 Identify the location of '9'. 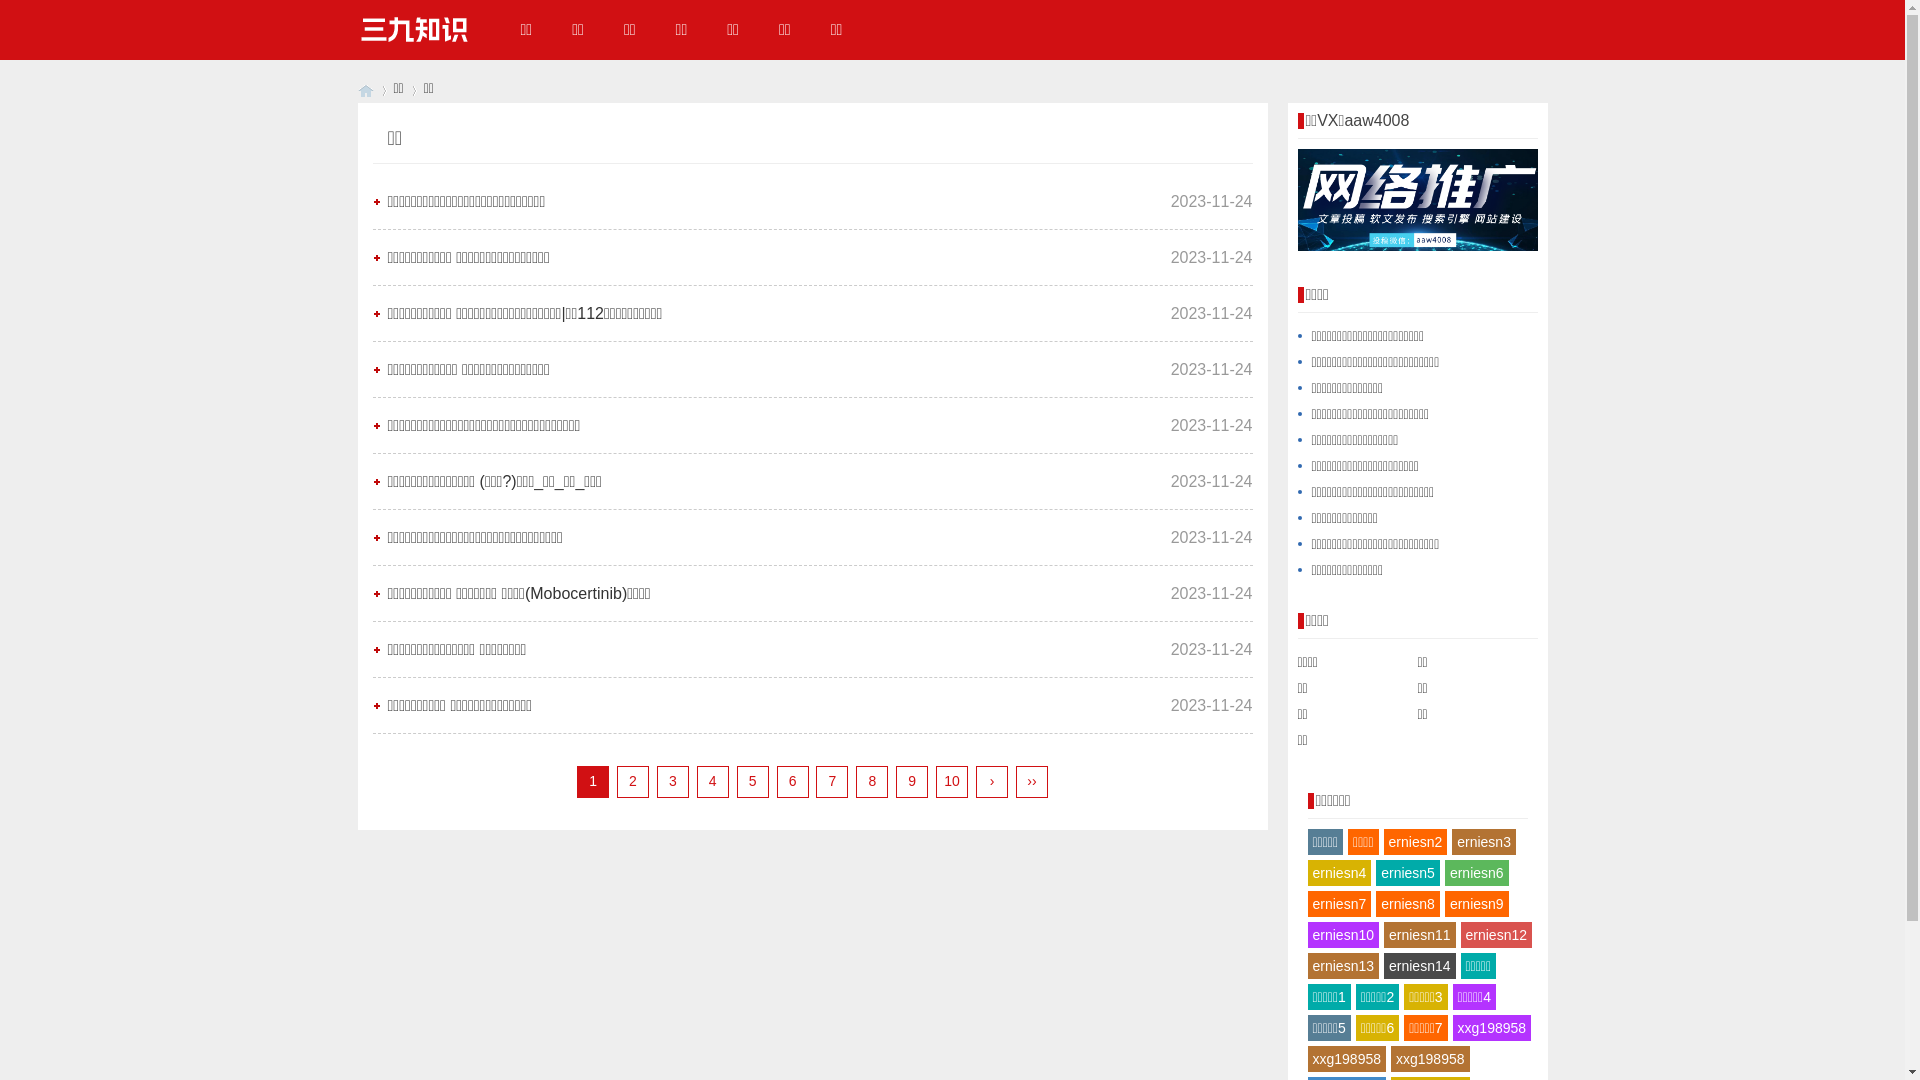
(911, 781).